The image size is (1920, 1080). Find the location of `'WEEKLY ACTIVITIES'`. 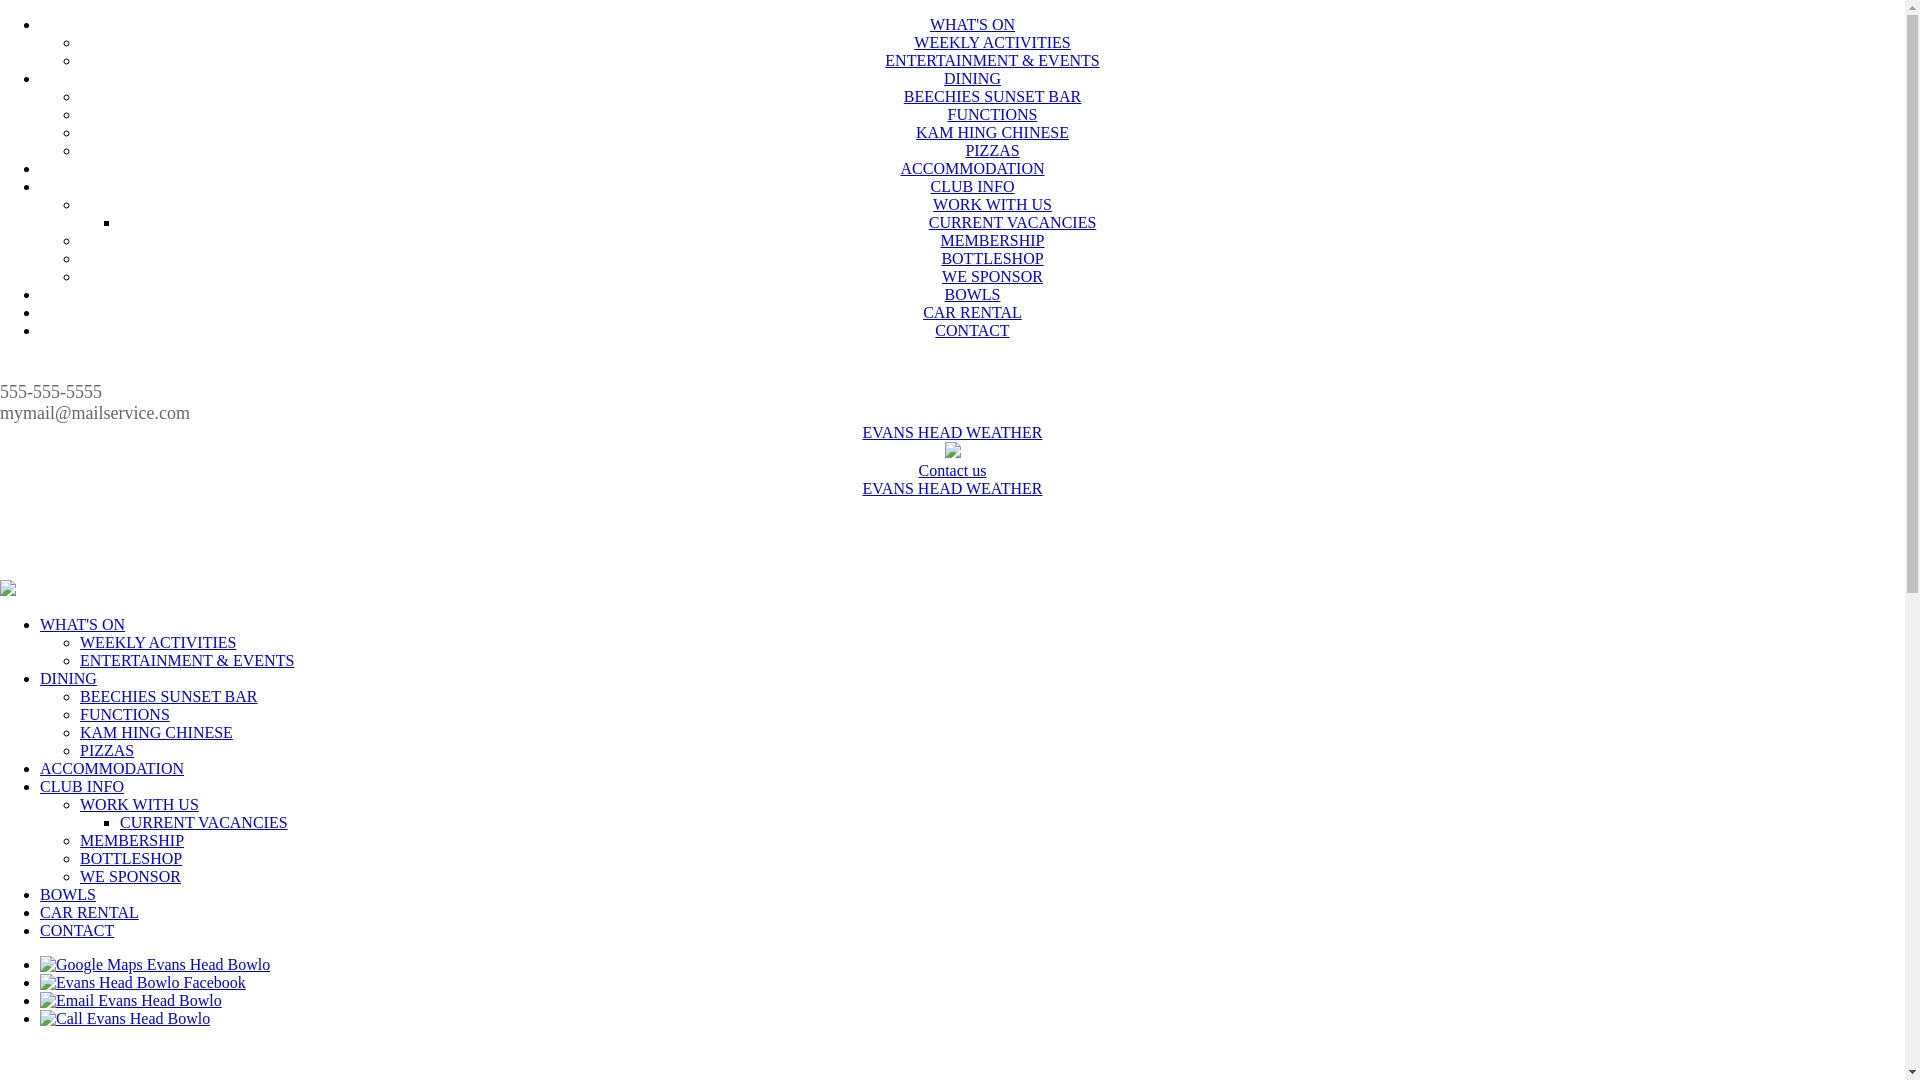

'WEEKLY ACTIVITIES' is located at coordinates (157, 642).